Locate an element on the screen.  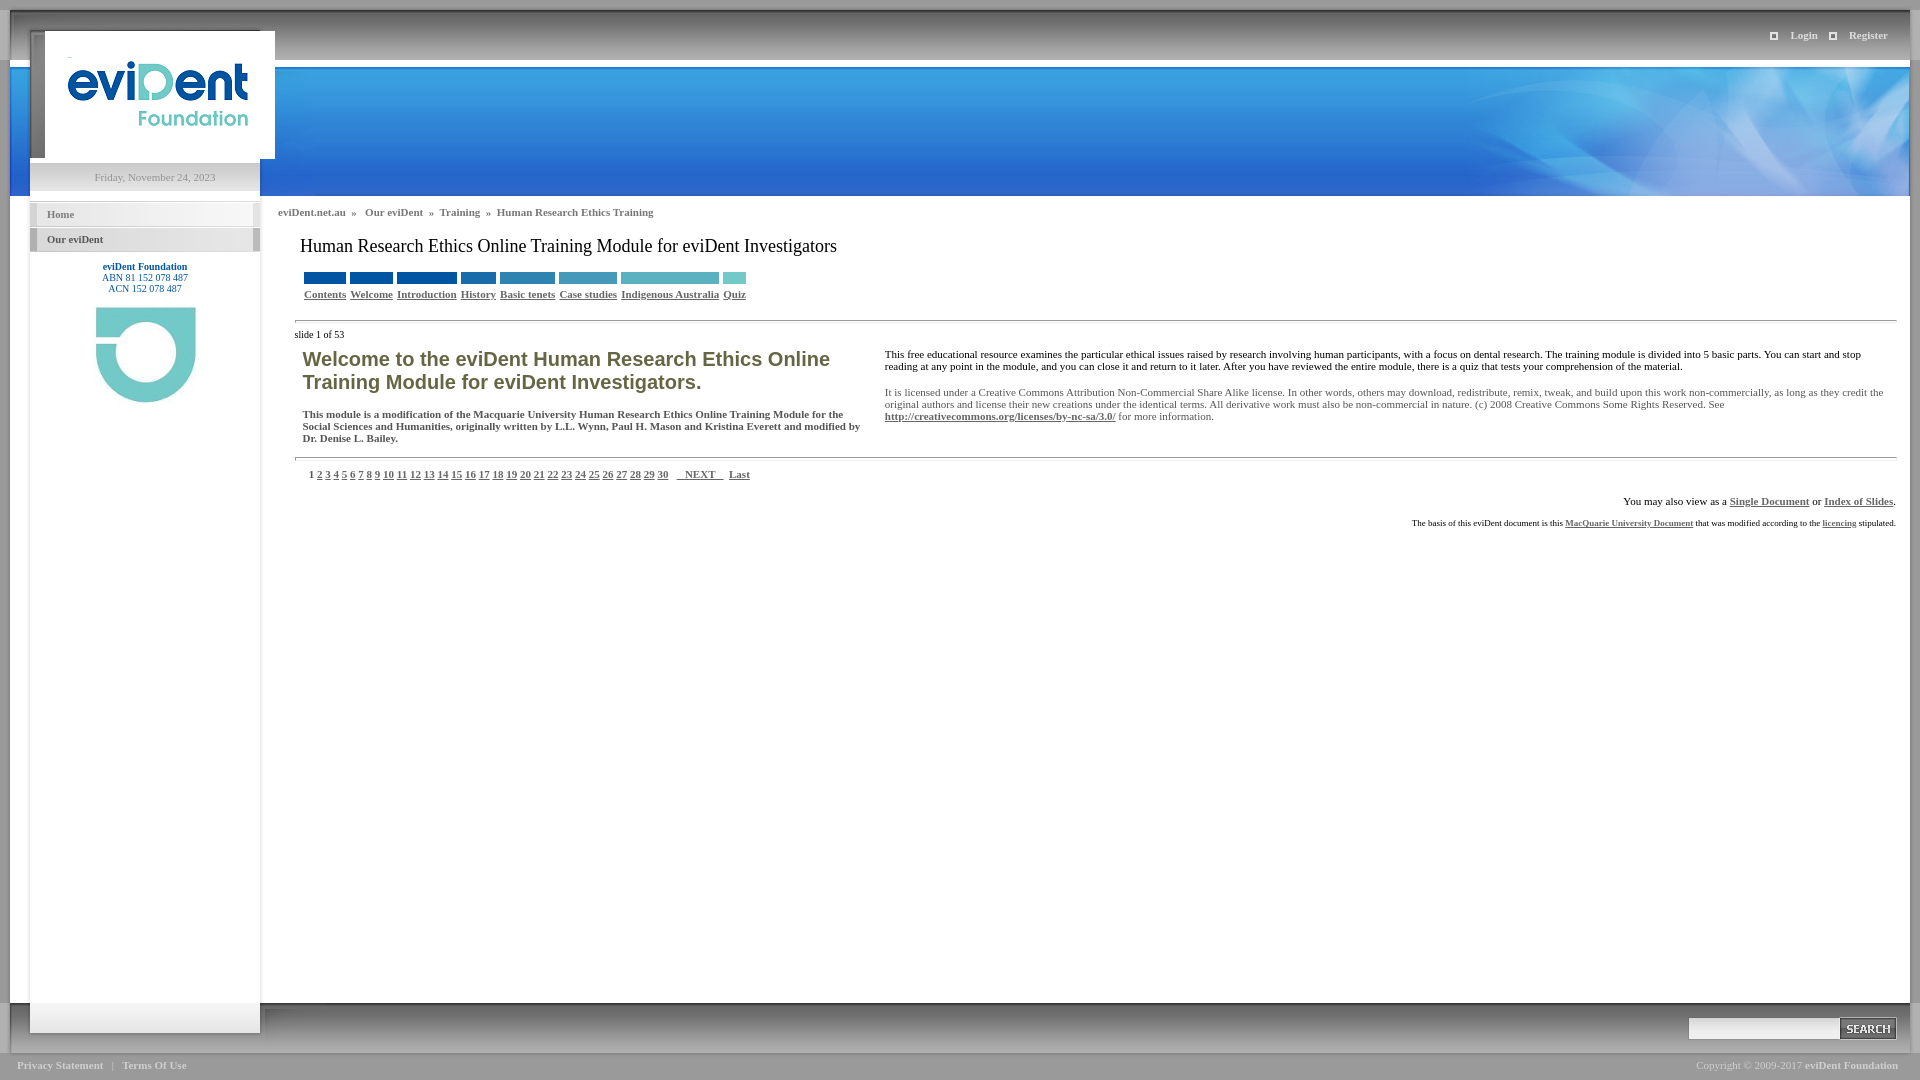
'8' is located at coordinates (369, 474).